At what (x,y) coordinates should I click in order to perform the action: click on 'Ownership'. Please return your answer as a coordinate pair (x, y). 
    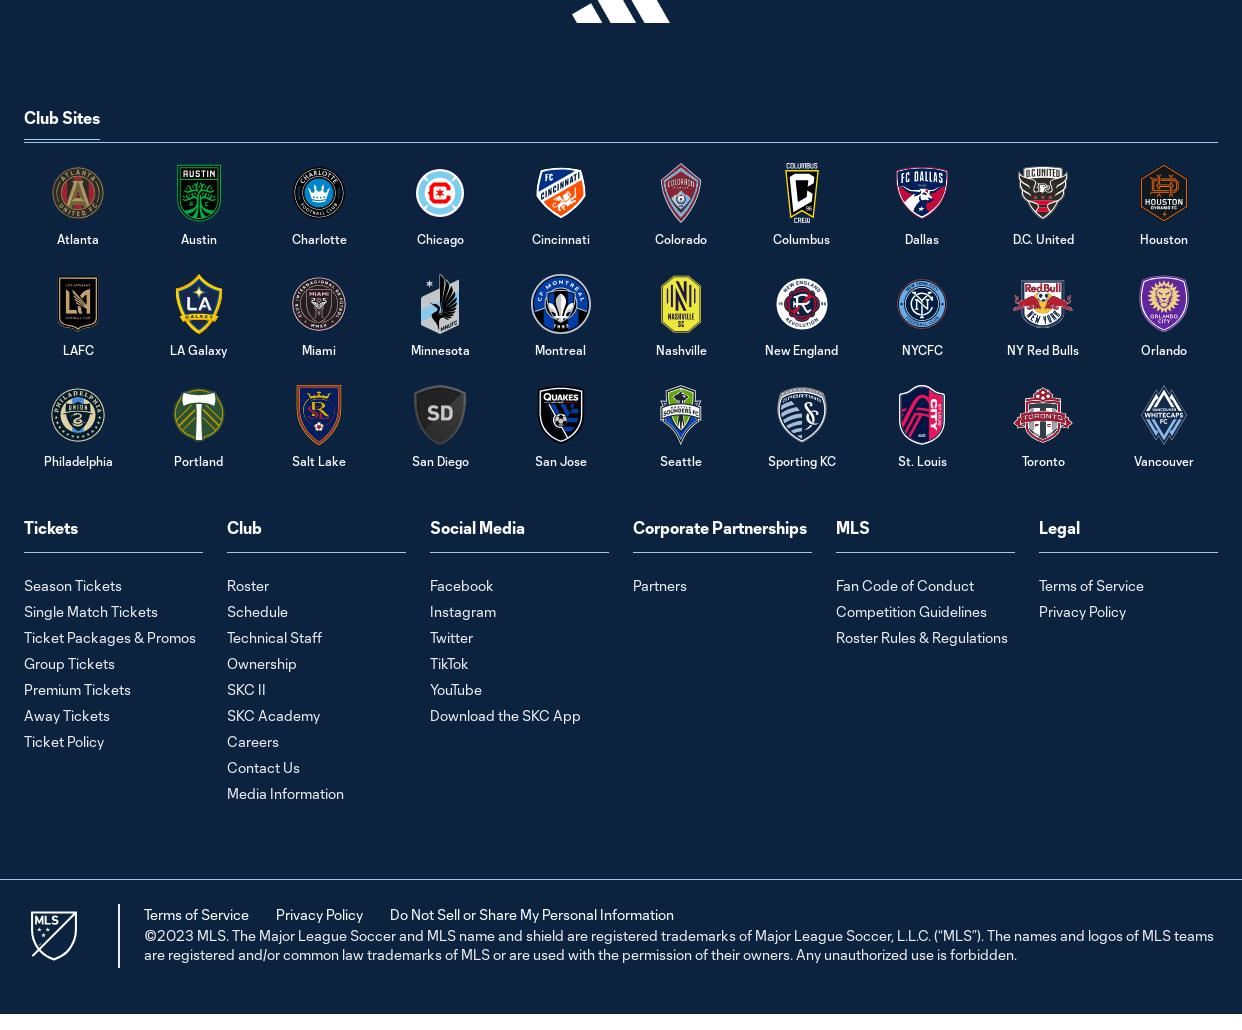
    Looking at the image, I should click on (261, 661).